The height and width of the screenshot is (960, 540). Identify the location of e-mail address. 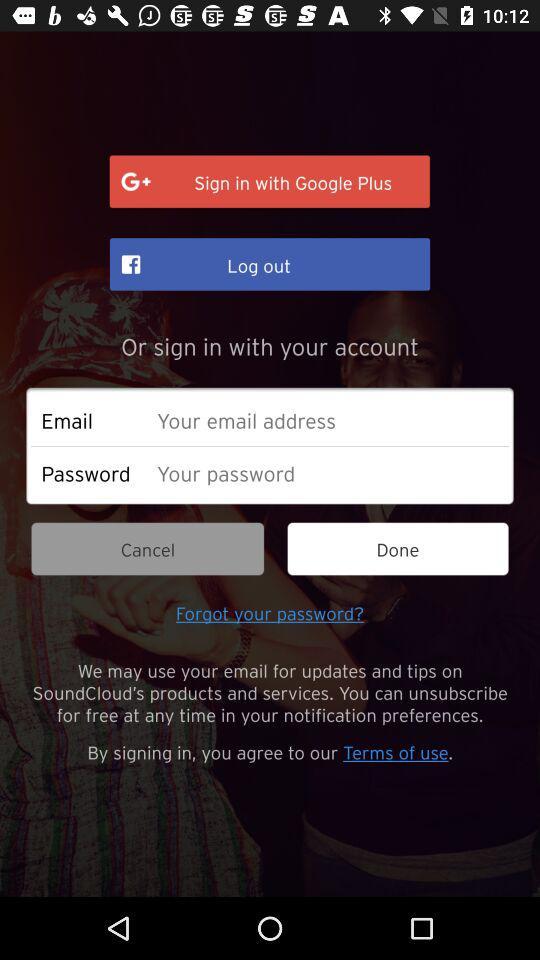
(327, 419).